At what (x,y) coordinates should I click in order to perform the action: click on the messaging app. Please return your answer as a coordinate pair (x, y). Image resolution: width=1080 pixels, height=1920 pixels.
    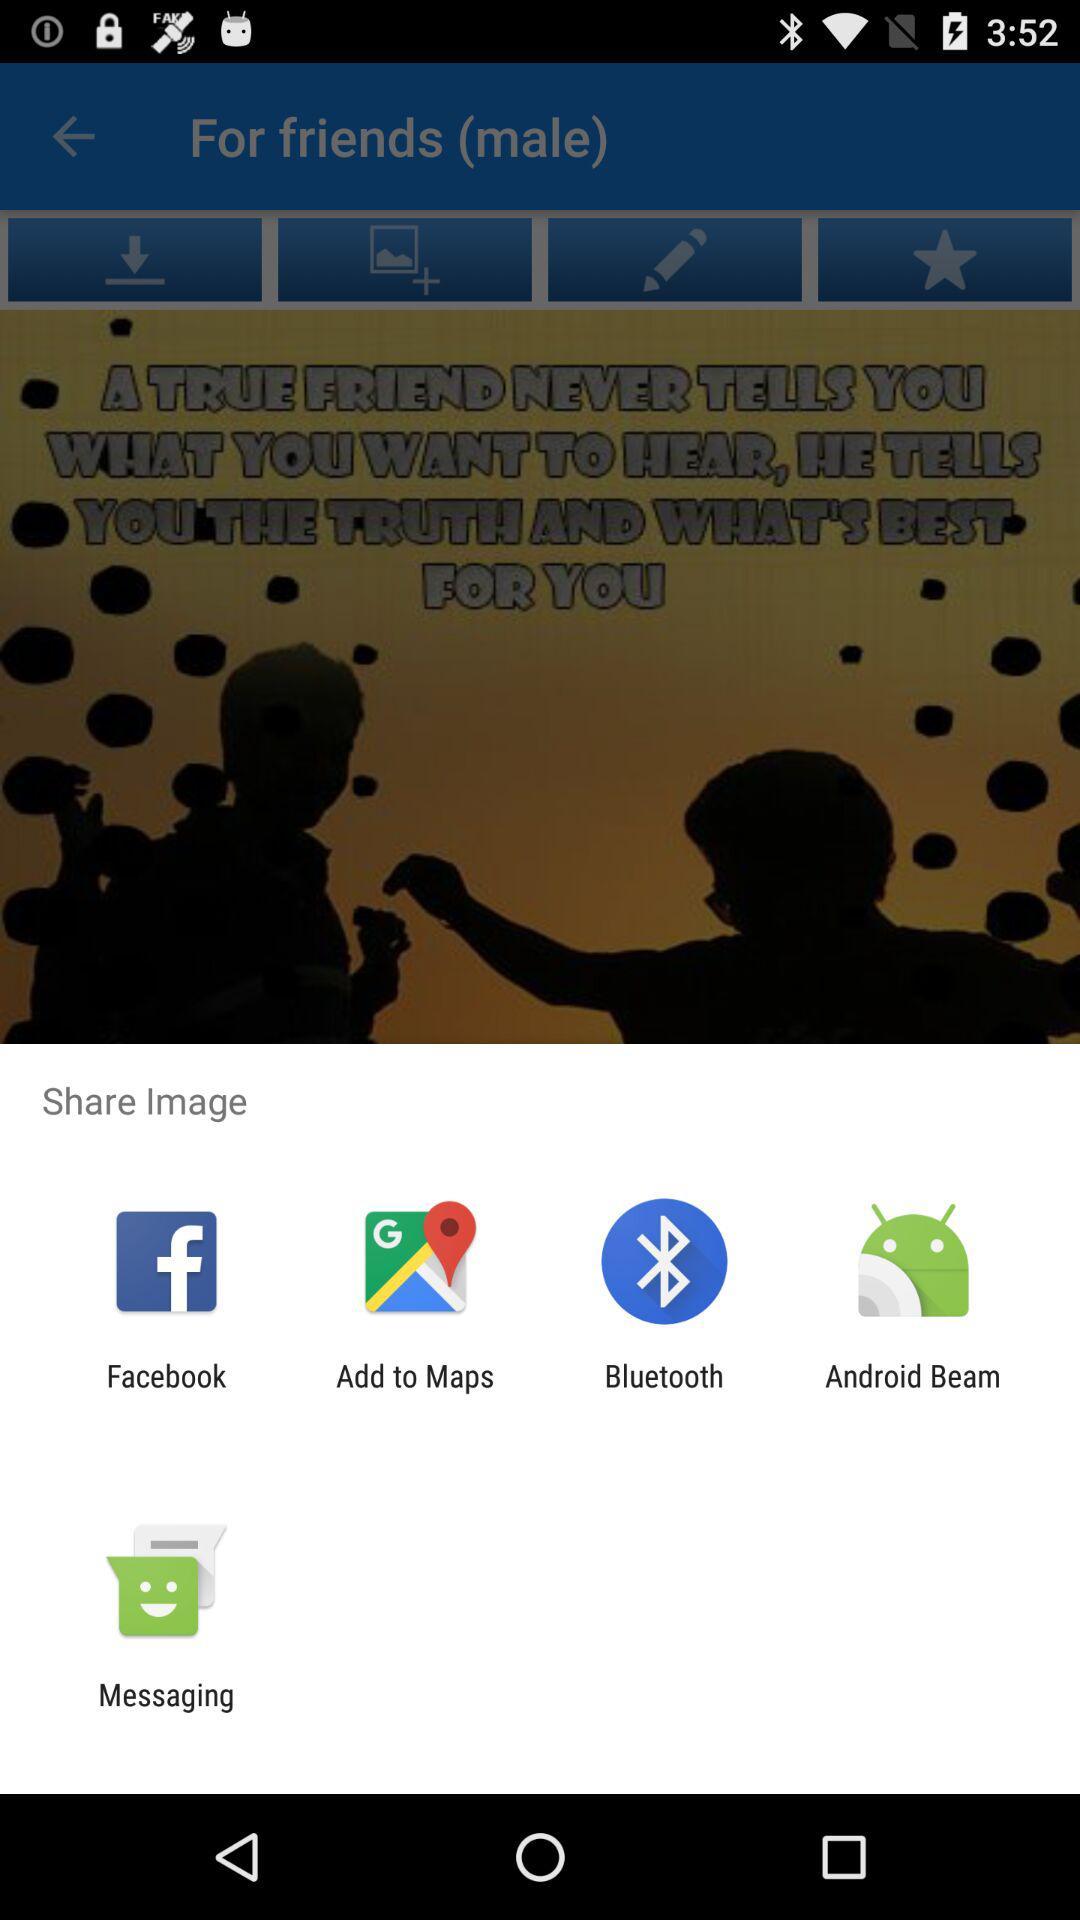
    Looking at the image, I should click on (165, 1711).